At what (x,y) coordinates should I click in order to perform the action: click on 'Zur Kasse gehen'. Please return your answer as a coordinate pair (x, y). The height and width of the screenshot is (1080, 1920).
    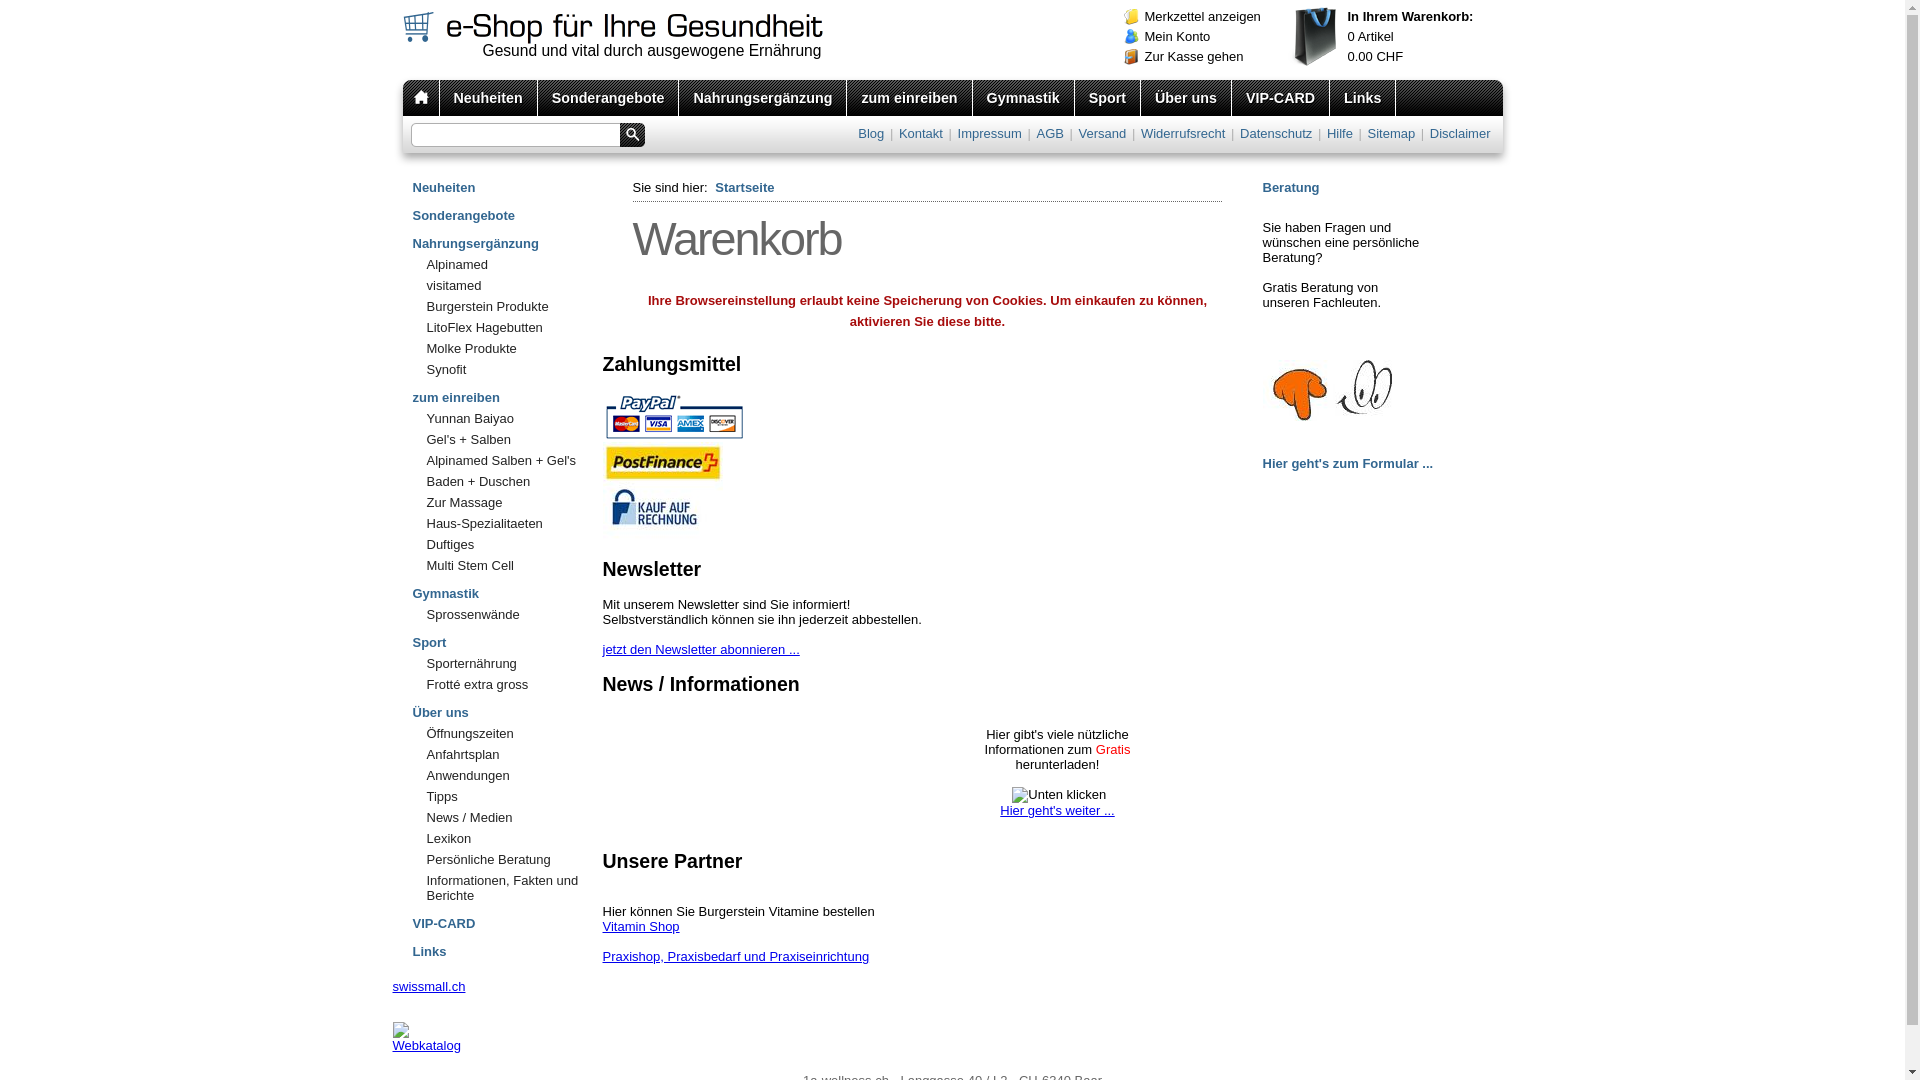
    Looking at the image, I should click on (1210, 56).